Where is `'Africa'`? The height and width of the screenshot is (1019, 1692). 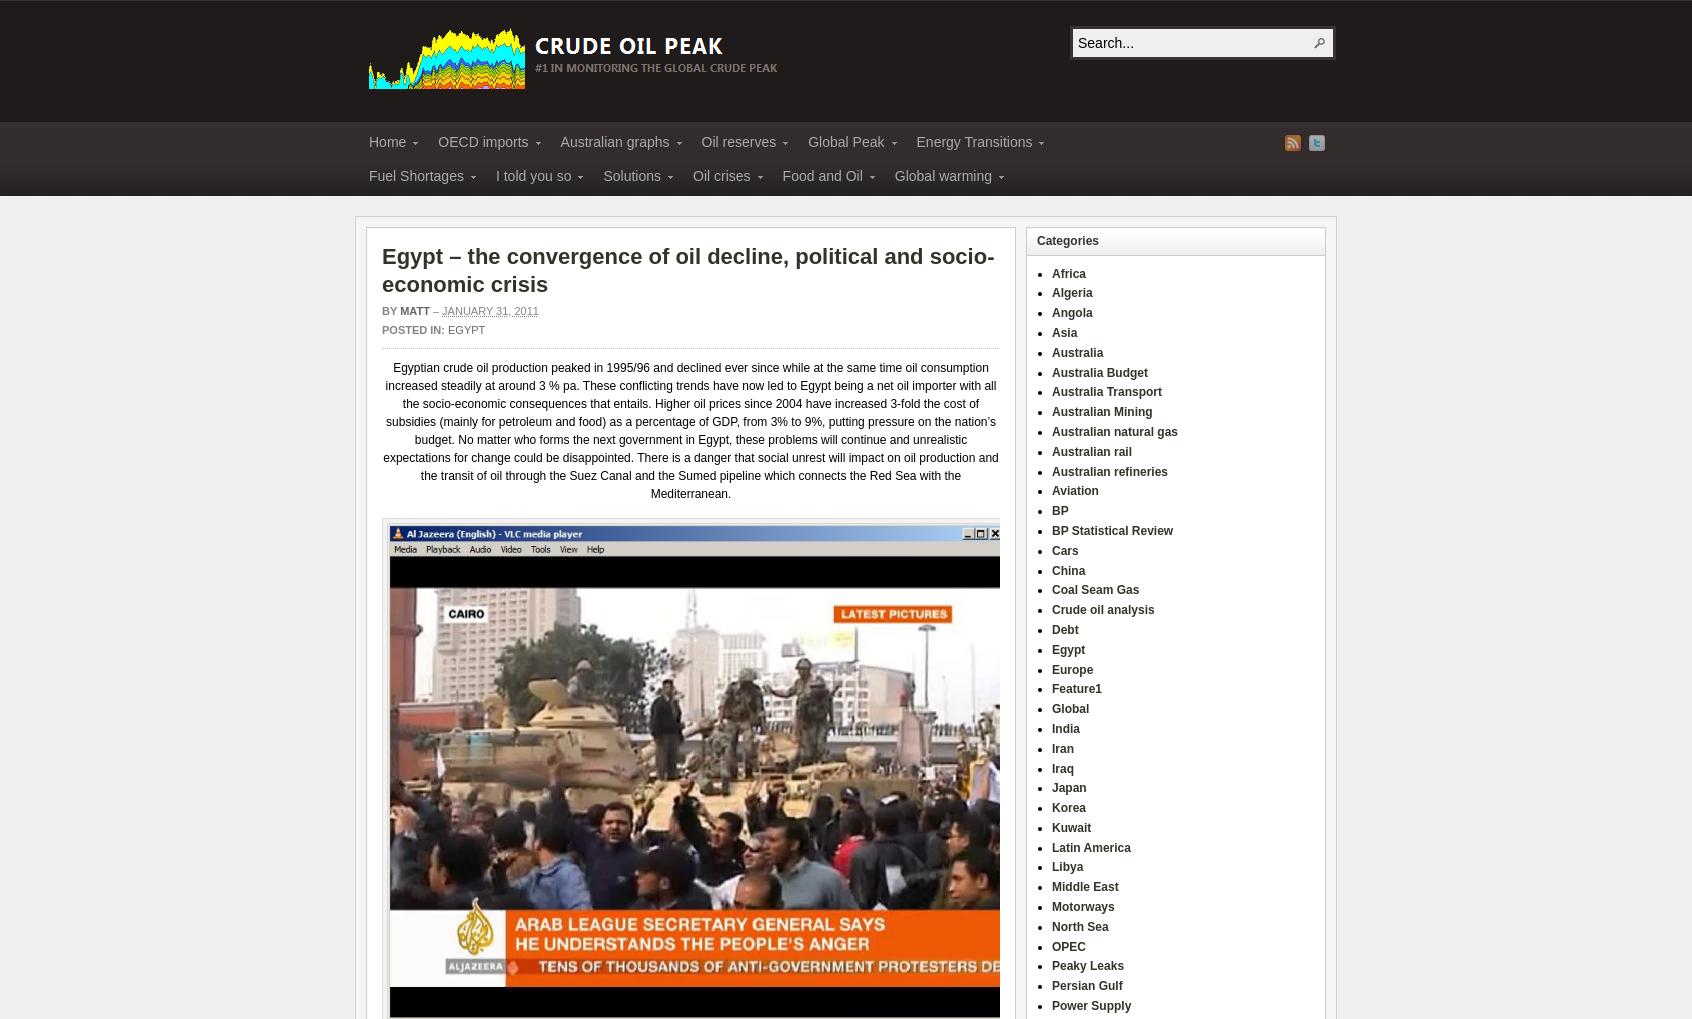 'Africa' is located at coordinates (1069, 272).